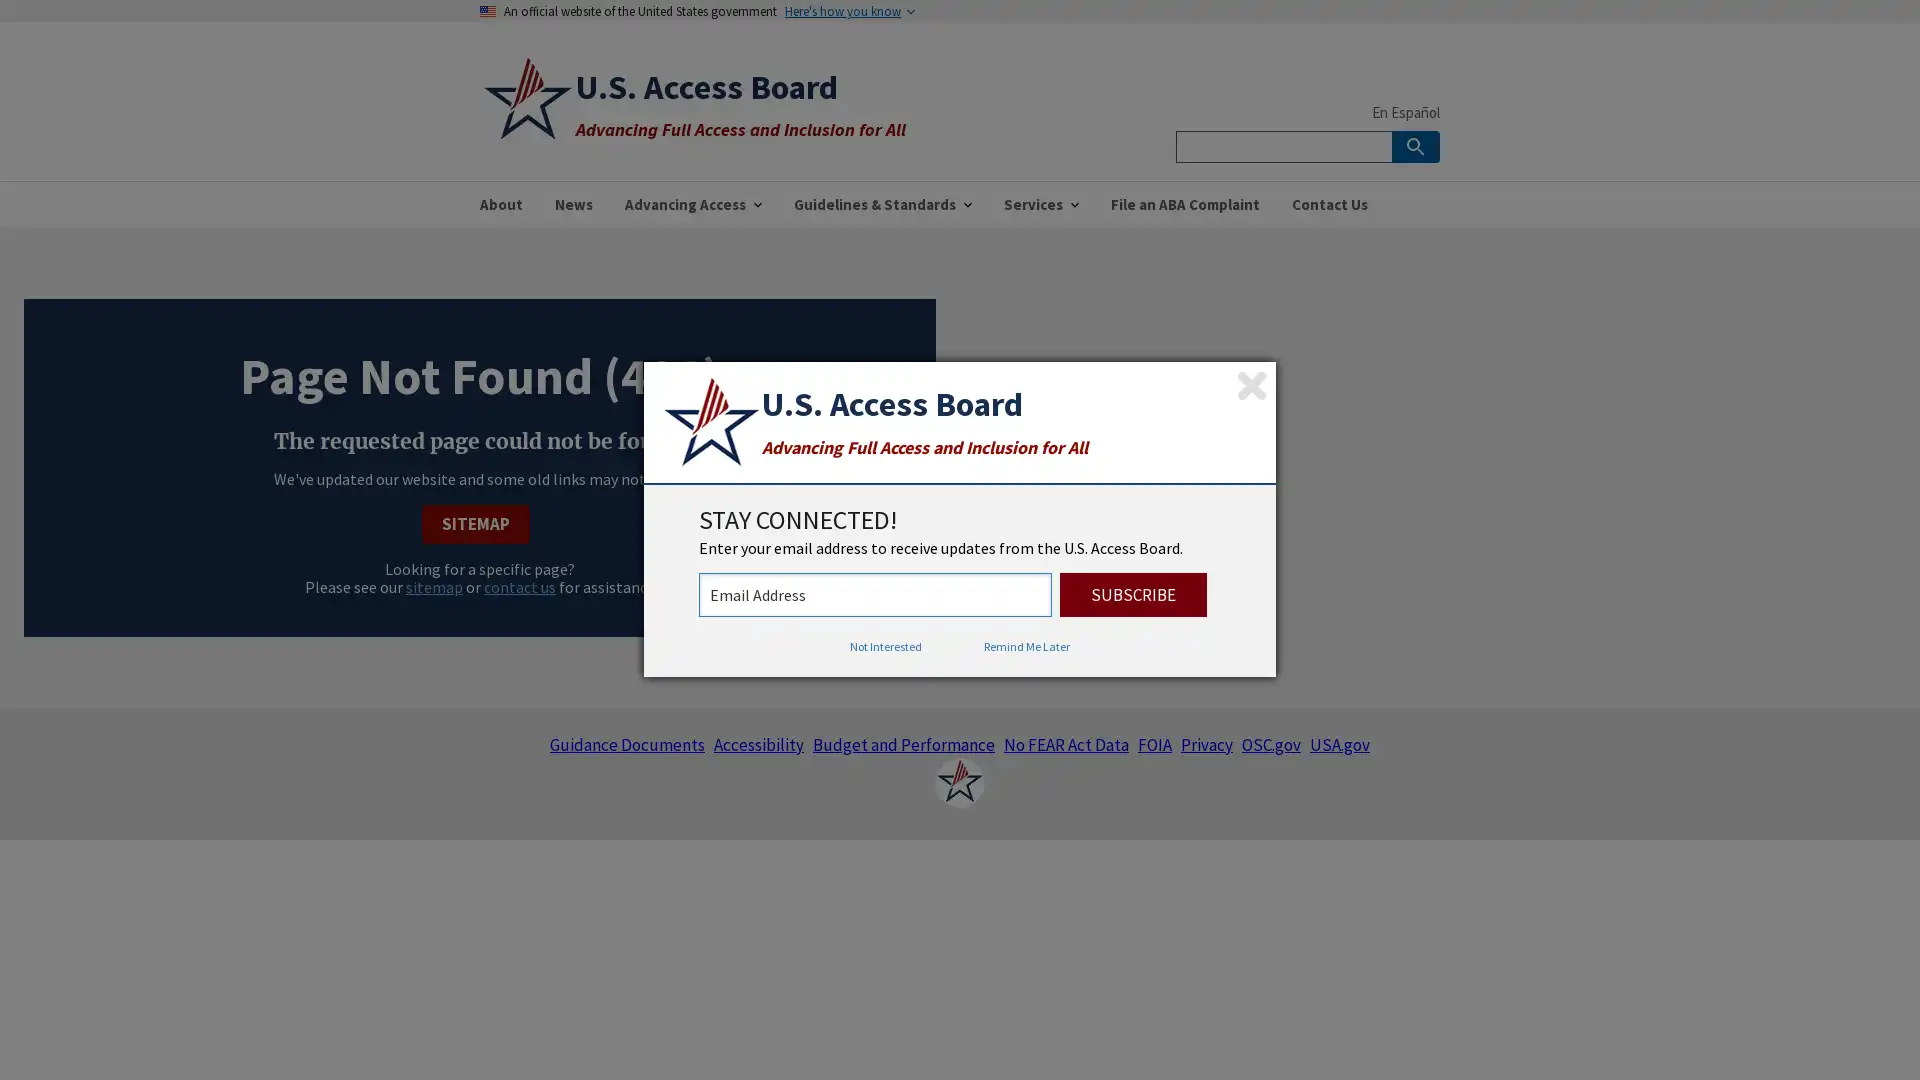 The height and width of the screenshot is (1080, 1920). I want to click on Close subscription dialog, so click(1251, 385).